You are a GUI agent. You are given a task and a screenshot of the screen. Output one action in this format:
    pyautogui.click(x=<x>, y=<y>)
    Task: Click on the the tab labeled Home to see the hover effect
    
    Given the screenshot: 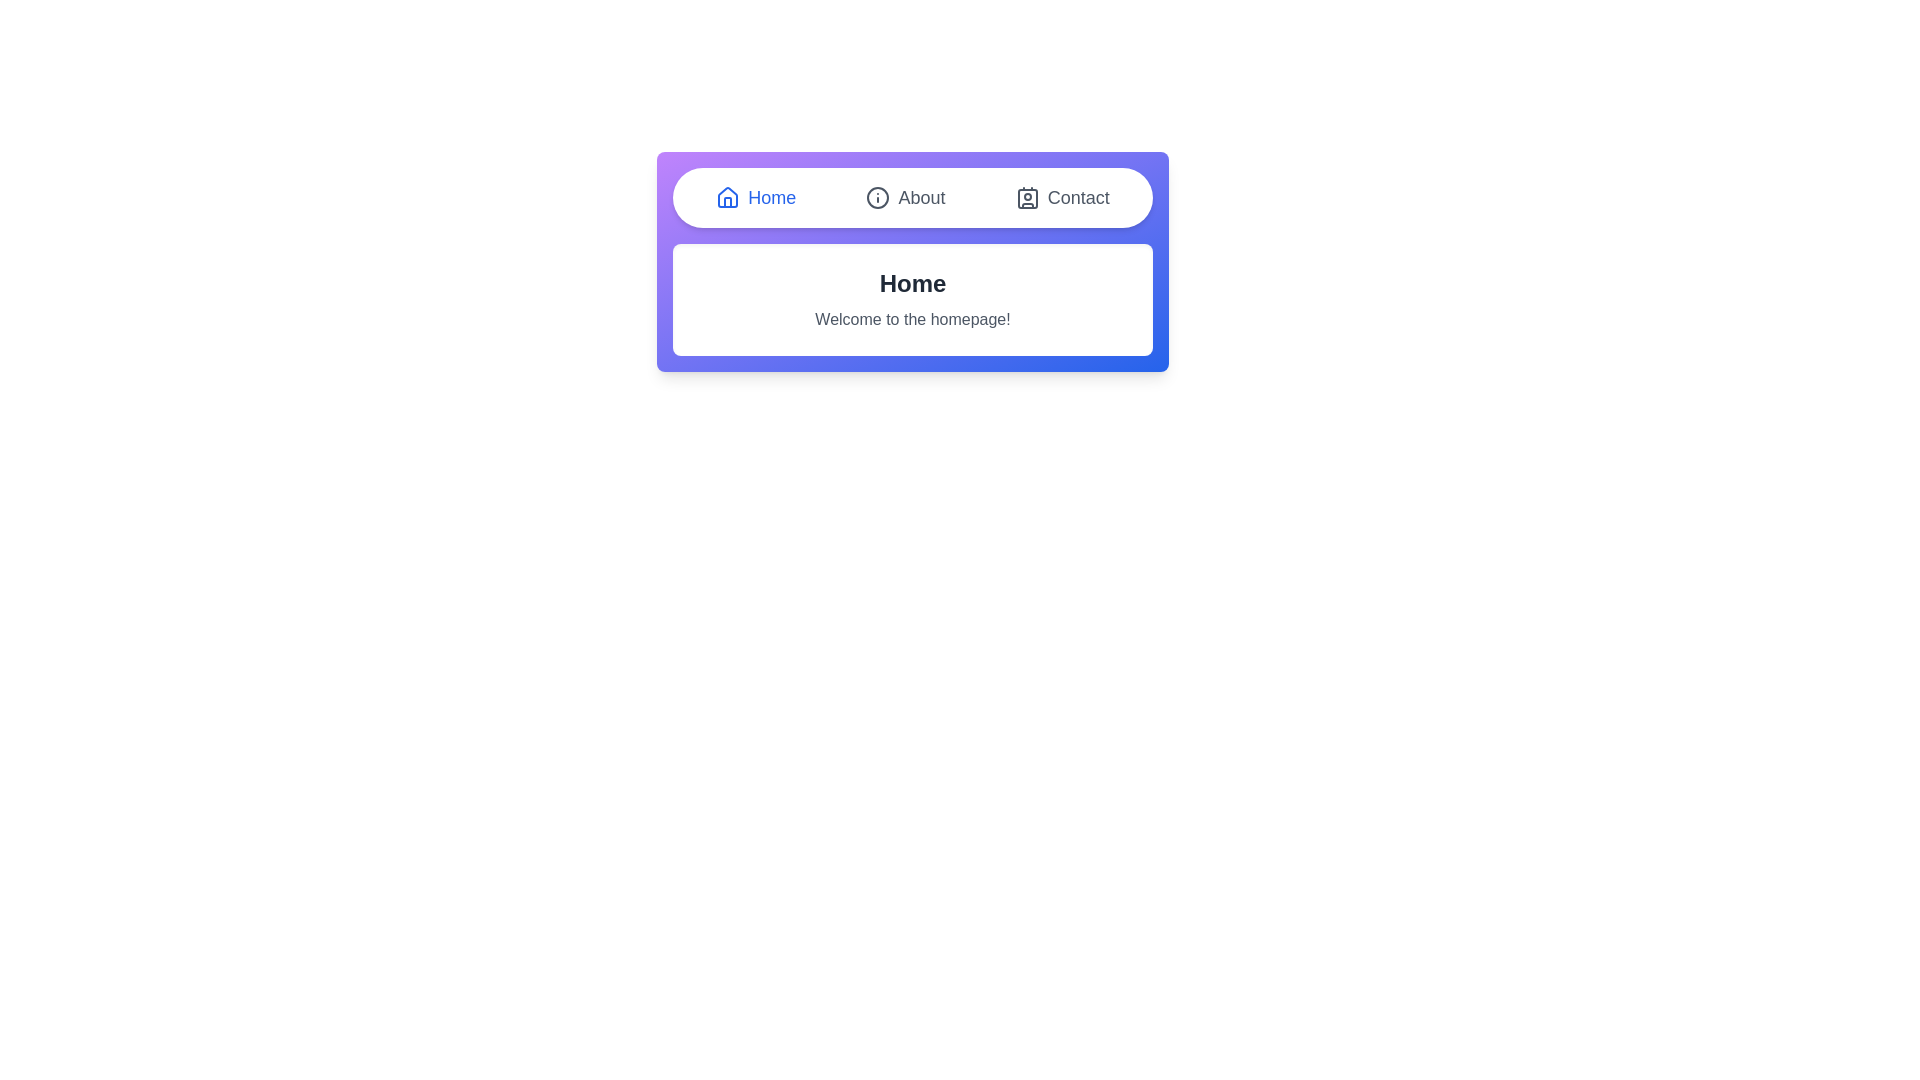 What is the action you would take?
    pyautogui.click(x=754, y=197)
    